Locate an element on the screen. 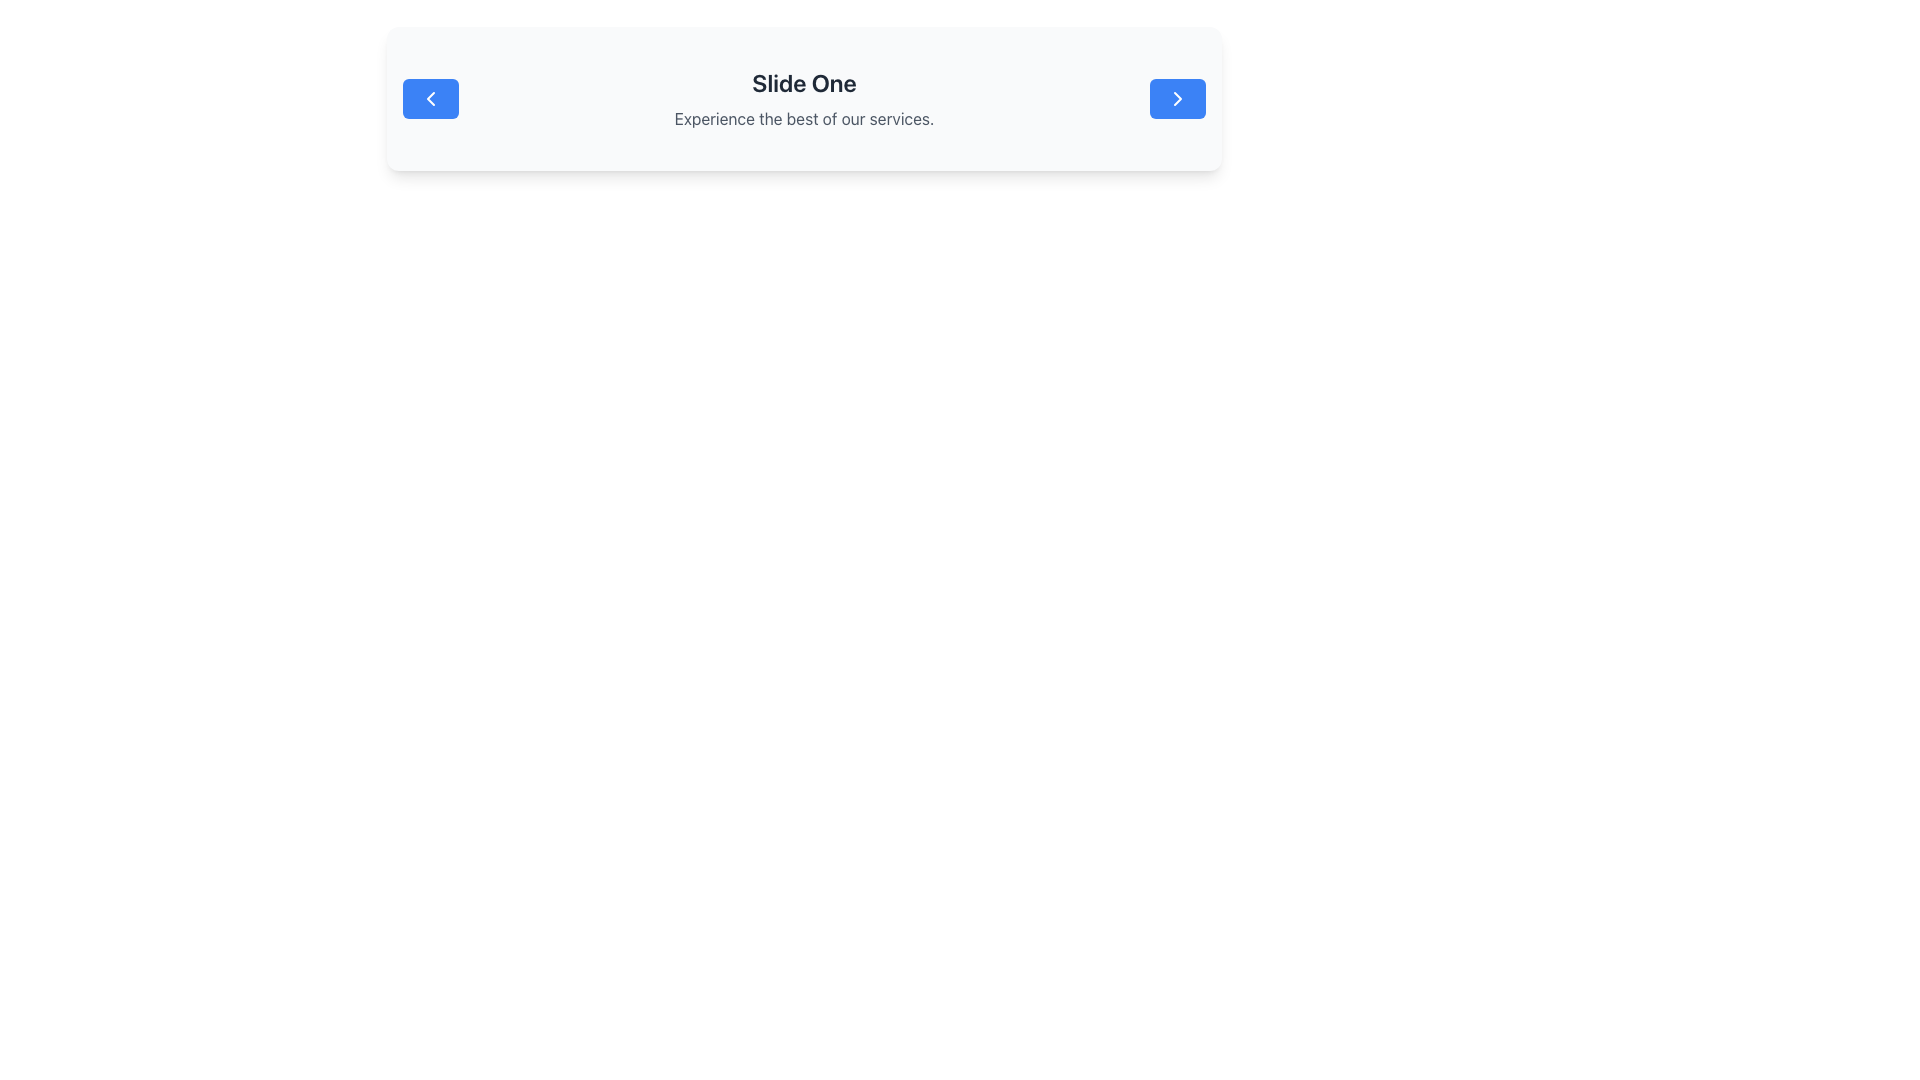  the leftmost rounded button with a blue background and a white left chevron icon is located at coordinates (430, 99).